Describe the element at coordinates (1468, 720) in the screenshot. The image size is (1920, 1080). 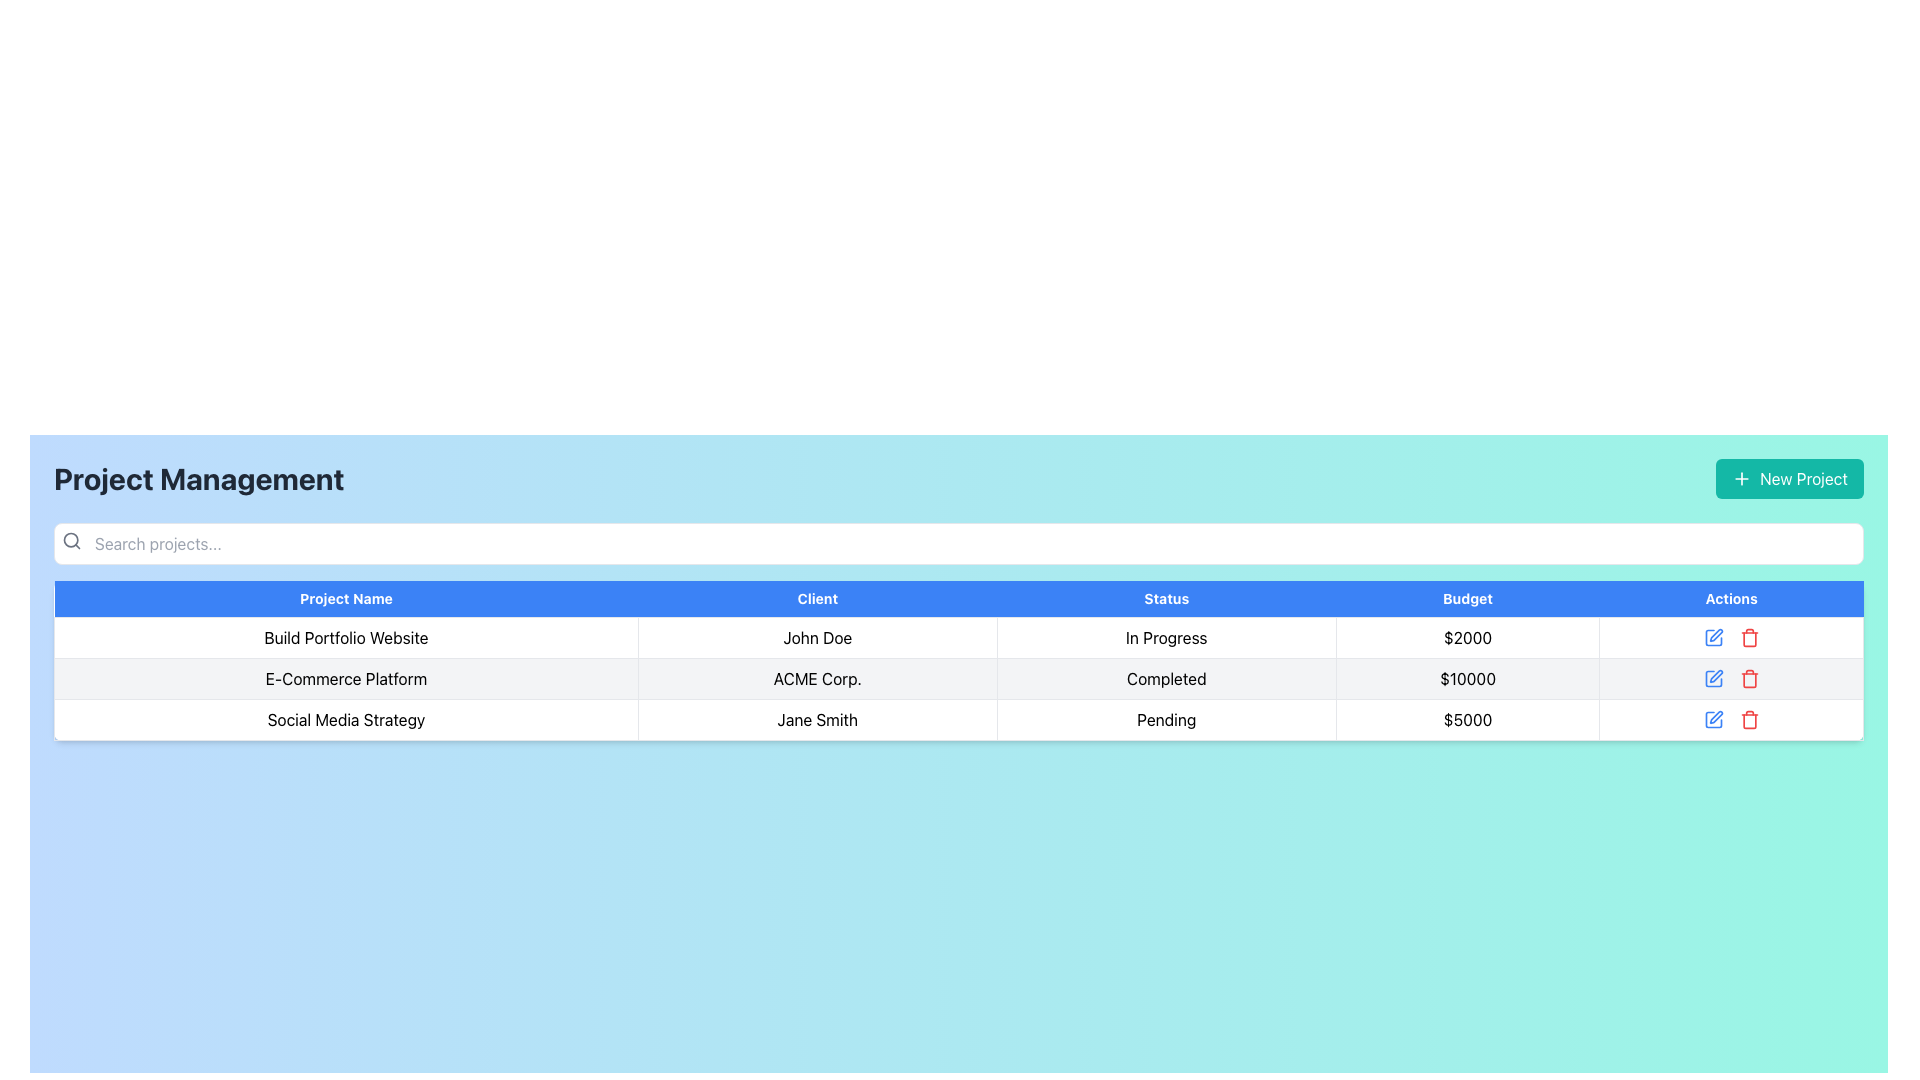
I see `the Text Label displaying '$5000' in the 4th column of the 3rd row in the 'Project Management' table` at that location.